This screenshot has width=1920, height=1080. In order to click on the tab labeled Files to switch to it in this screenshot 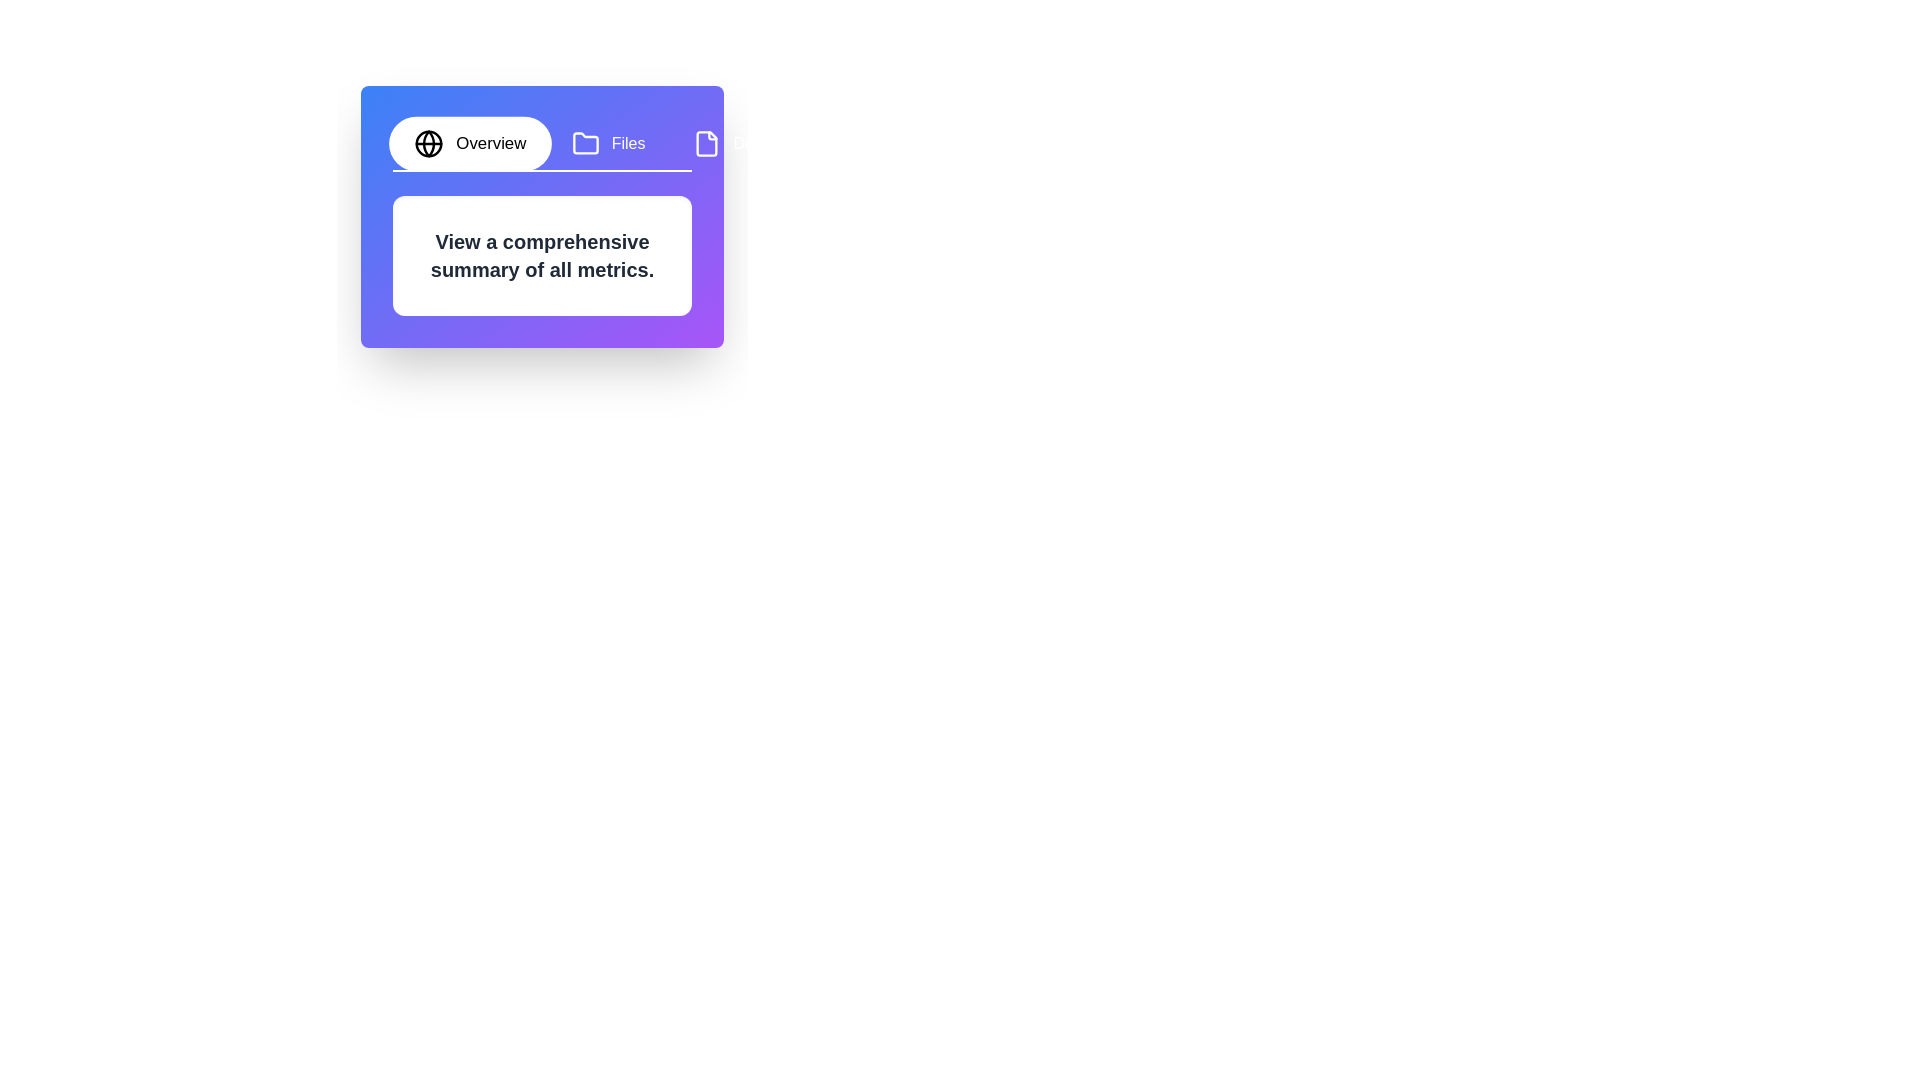, I will do `click(607, 142)`.